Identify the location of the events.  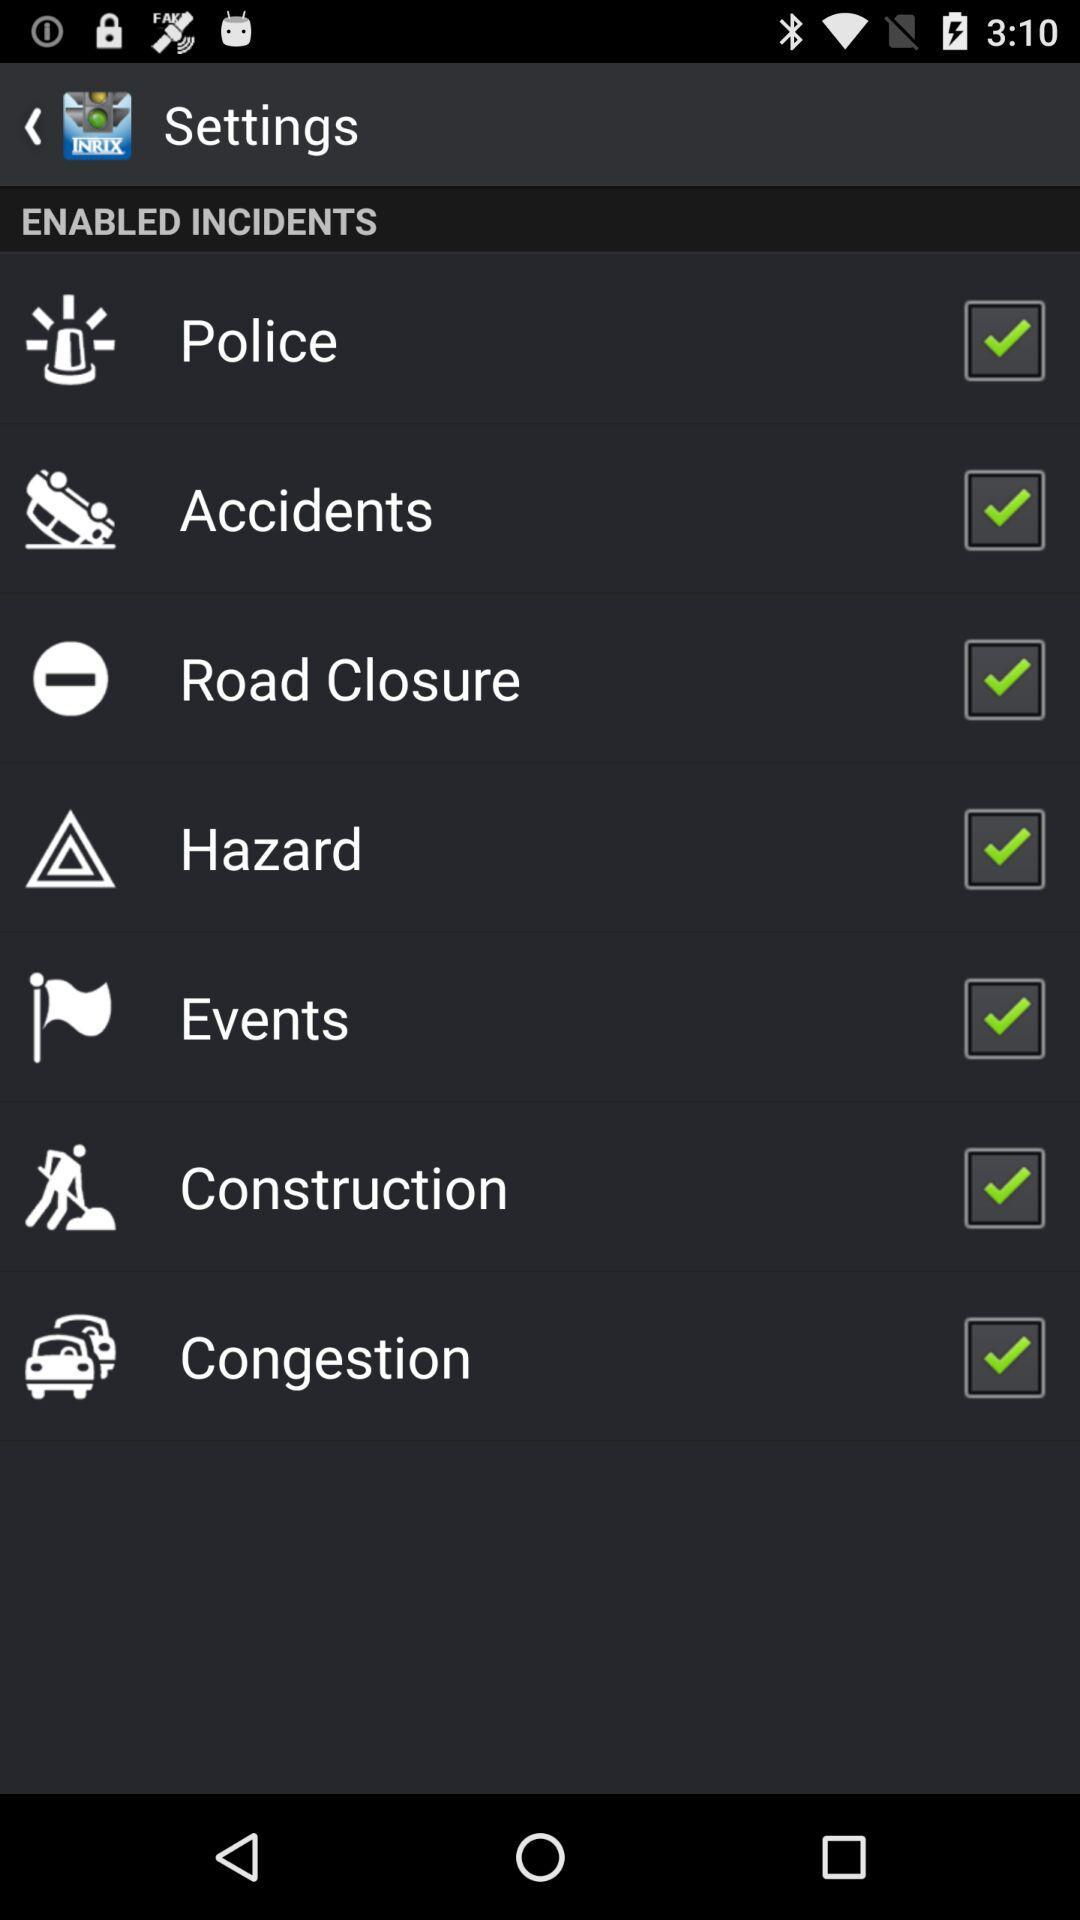
(263, 1016).